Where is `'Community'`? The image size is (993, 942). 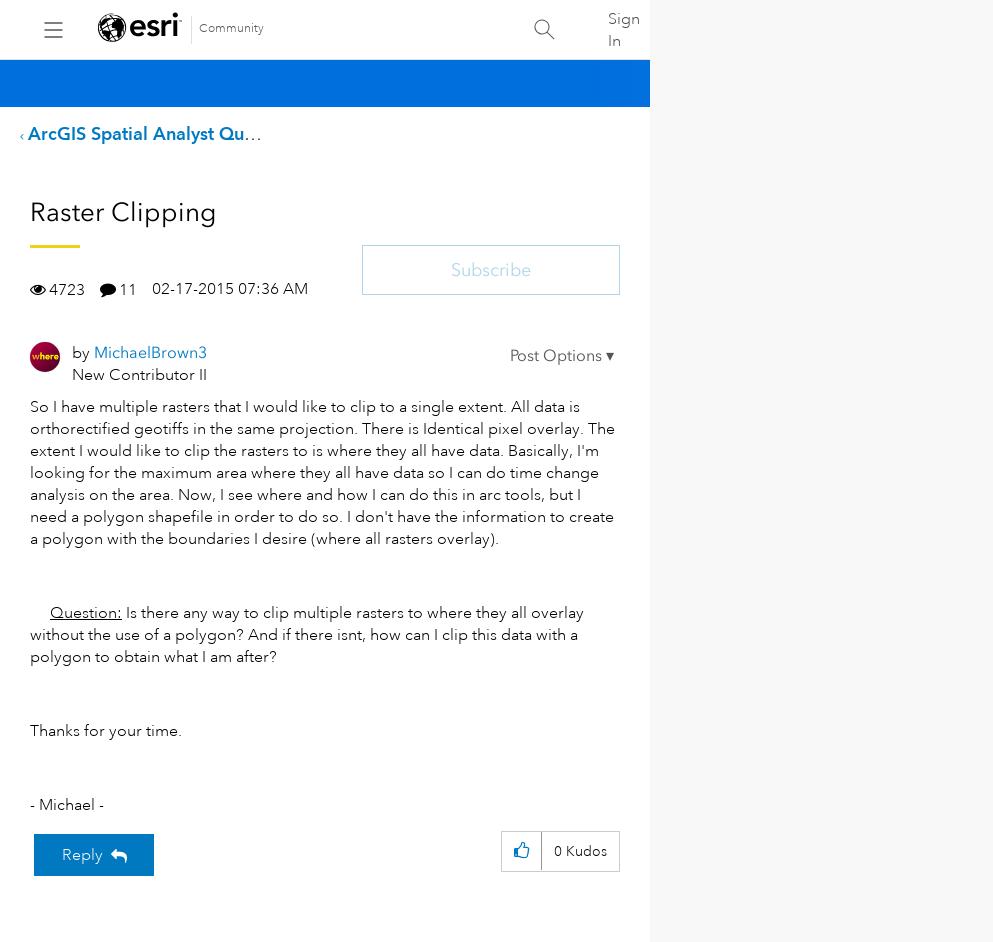 'Community' is located at coordinates (198, 28).